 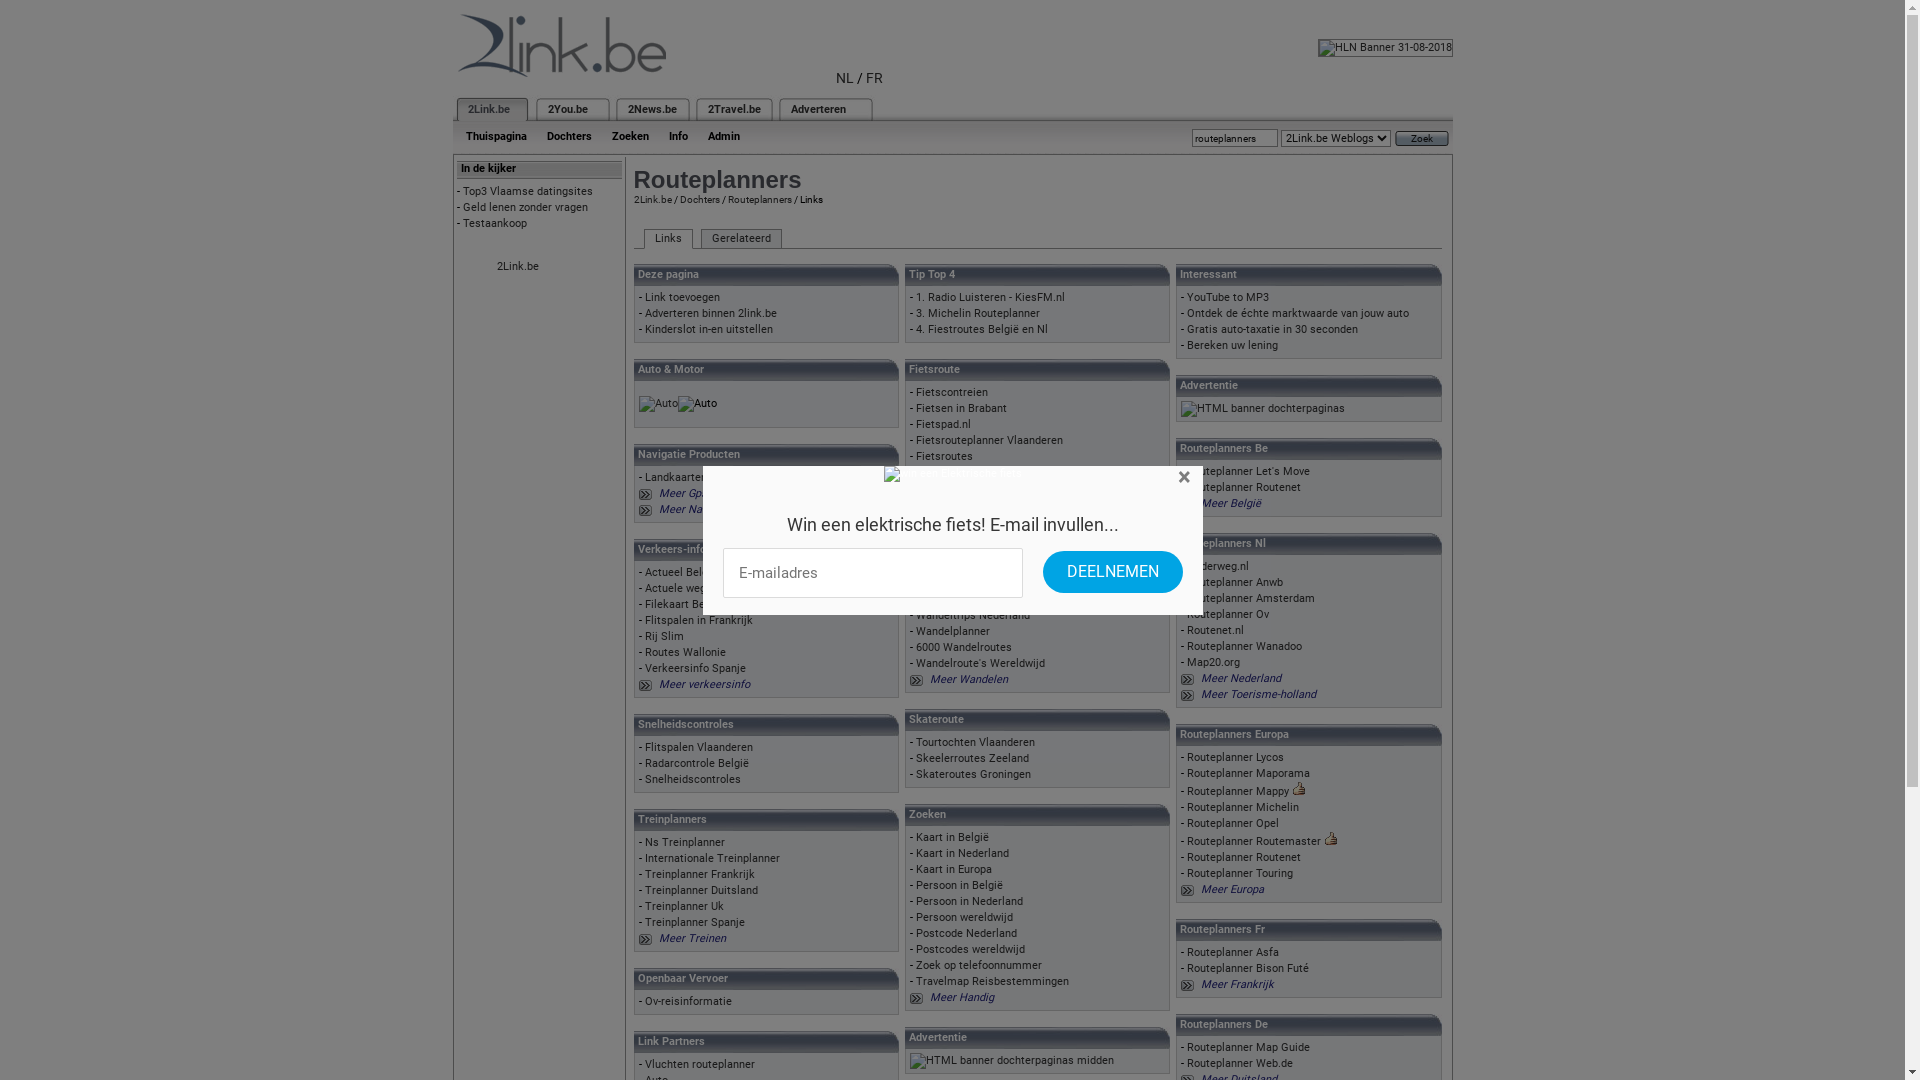 What do you see at coordinates (1247, 772) in the screenshot?
I see `'Routeplanner Maporama'` at bounding box center [1247, 772].